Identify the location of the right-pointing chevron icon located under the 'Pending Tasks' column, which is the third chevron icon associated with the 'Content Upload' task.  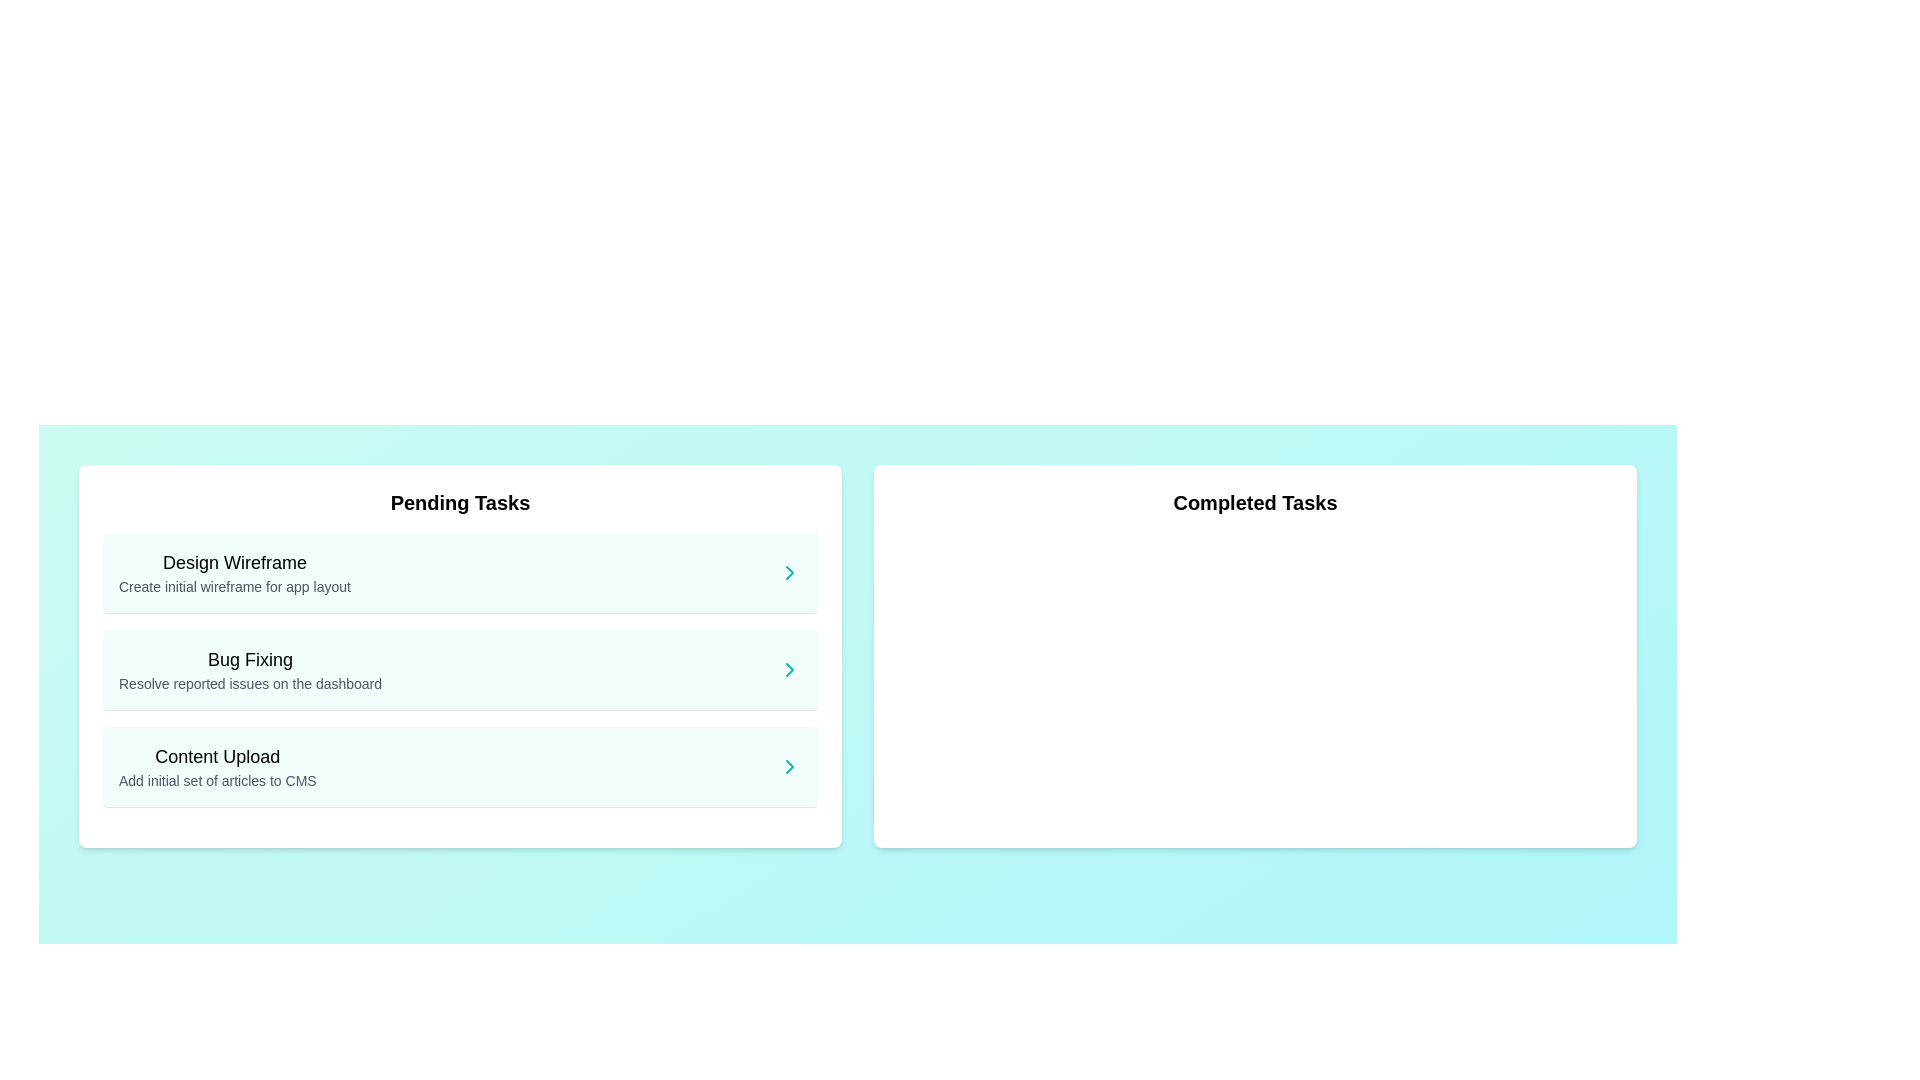
(789, 766).